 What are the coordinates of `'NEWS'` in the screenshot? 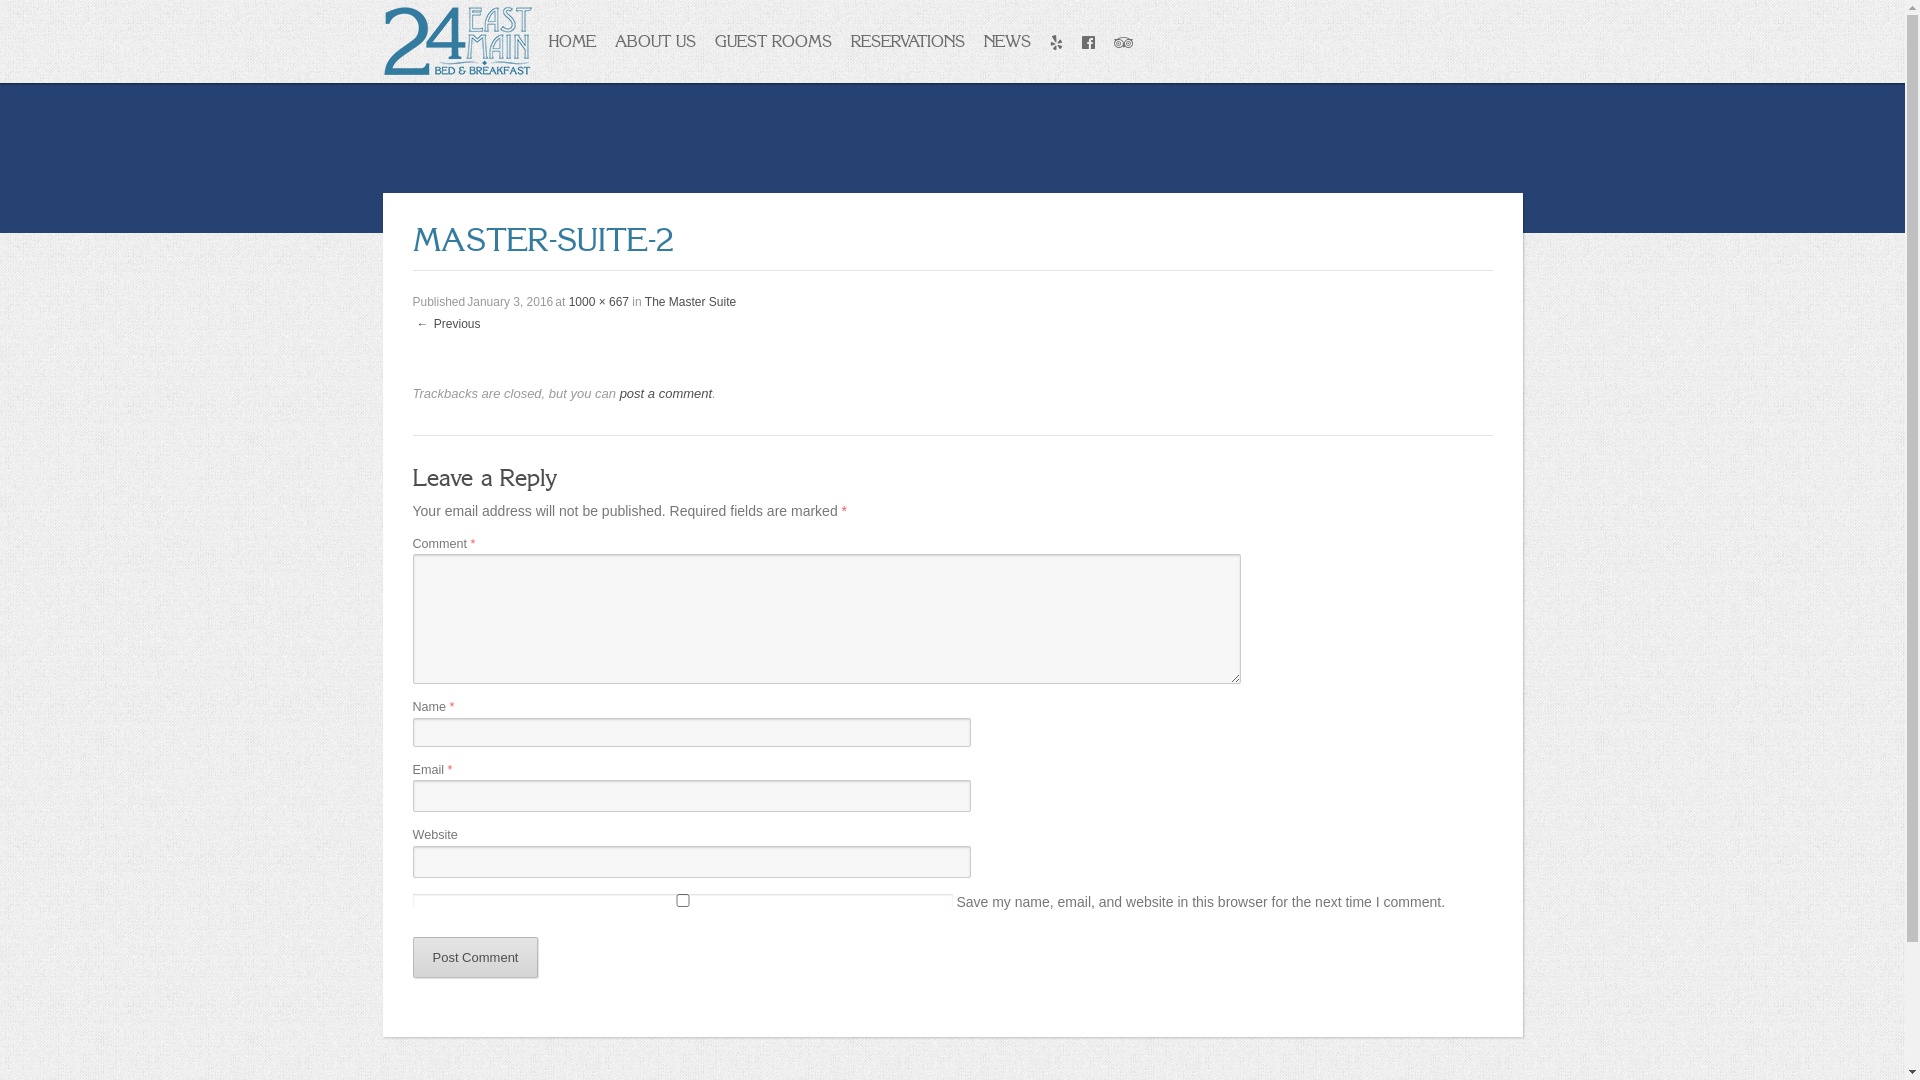 It's located at (1007, 41).